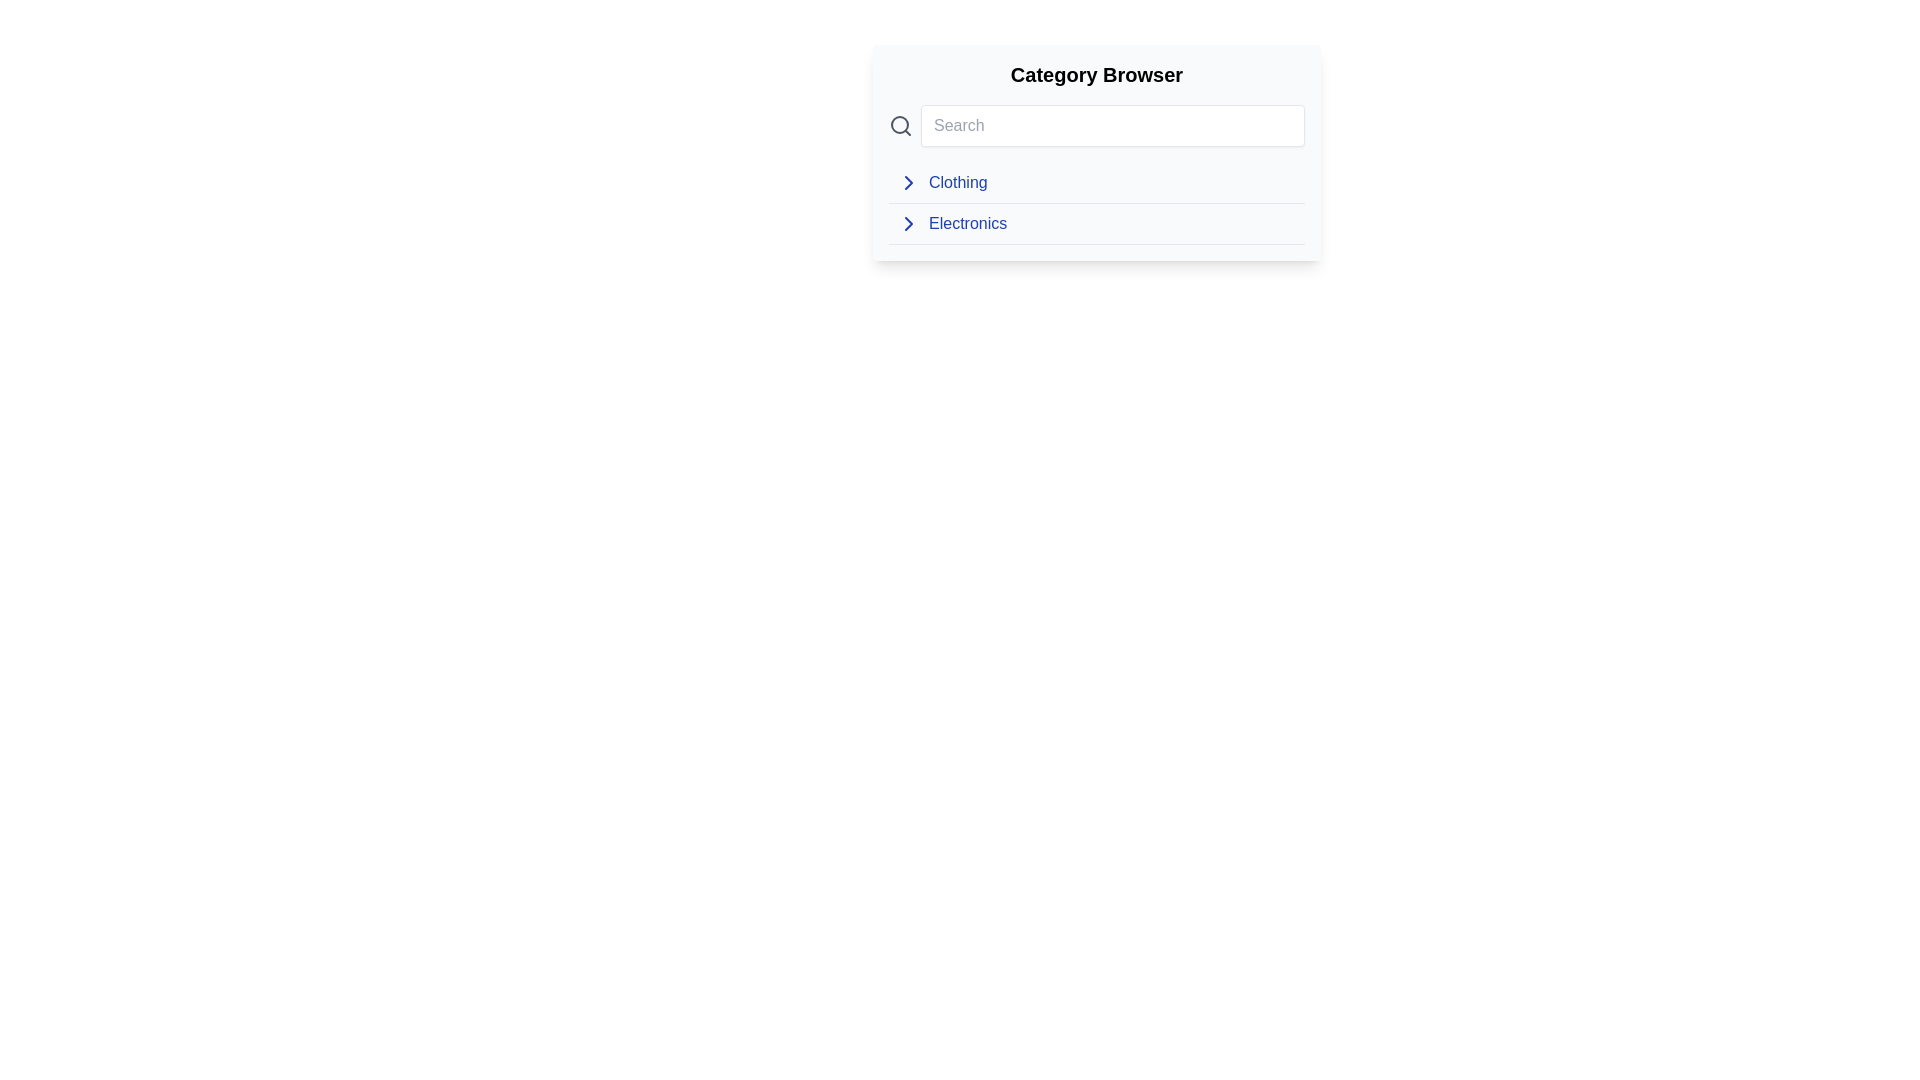 The image size is (1920, 1080). What do you see at coordinates (907, 223) in the screenshot?
I see `the icon located to the immediate left of the 'Electronics' text, which serves as a navigation component for the Electronics category` at bounding box center [907, 223].